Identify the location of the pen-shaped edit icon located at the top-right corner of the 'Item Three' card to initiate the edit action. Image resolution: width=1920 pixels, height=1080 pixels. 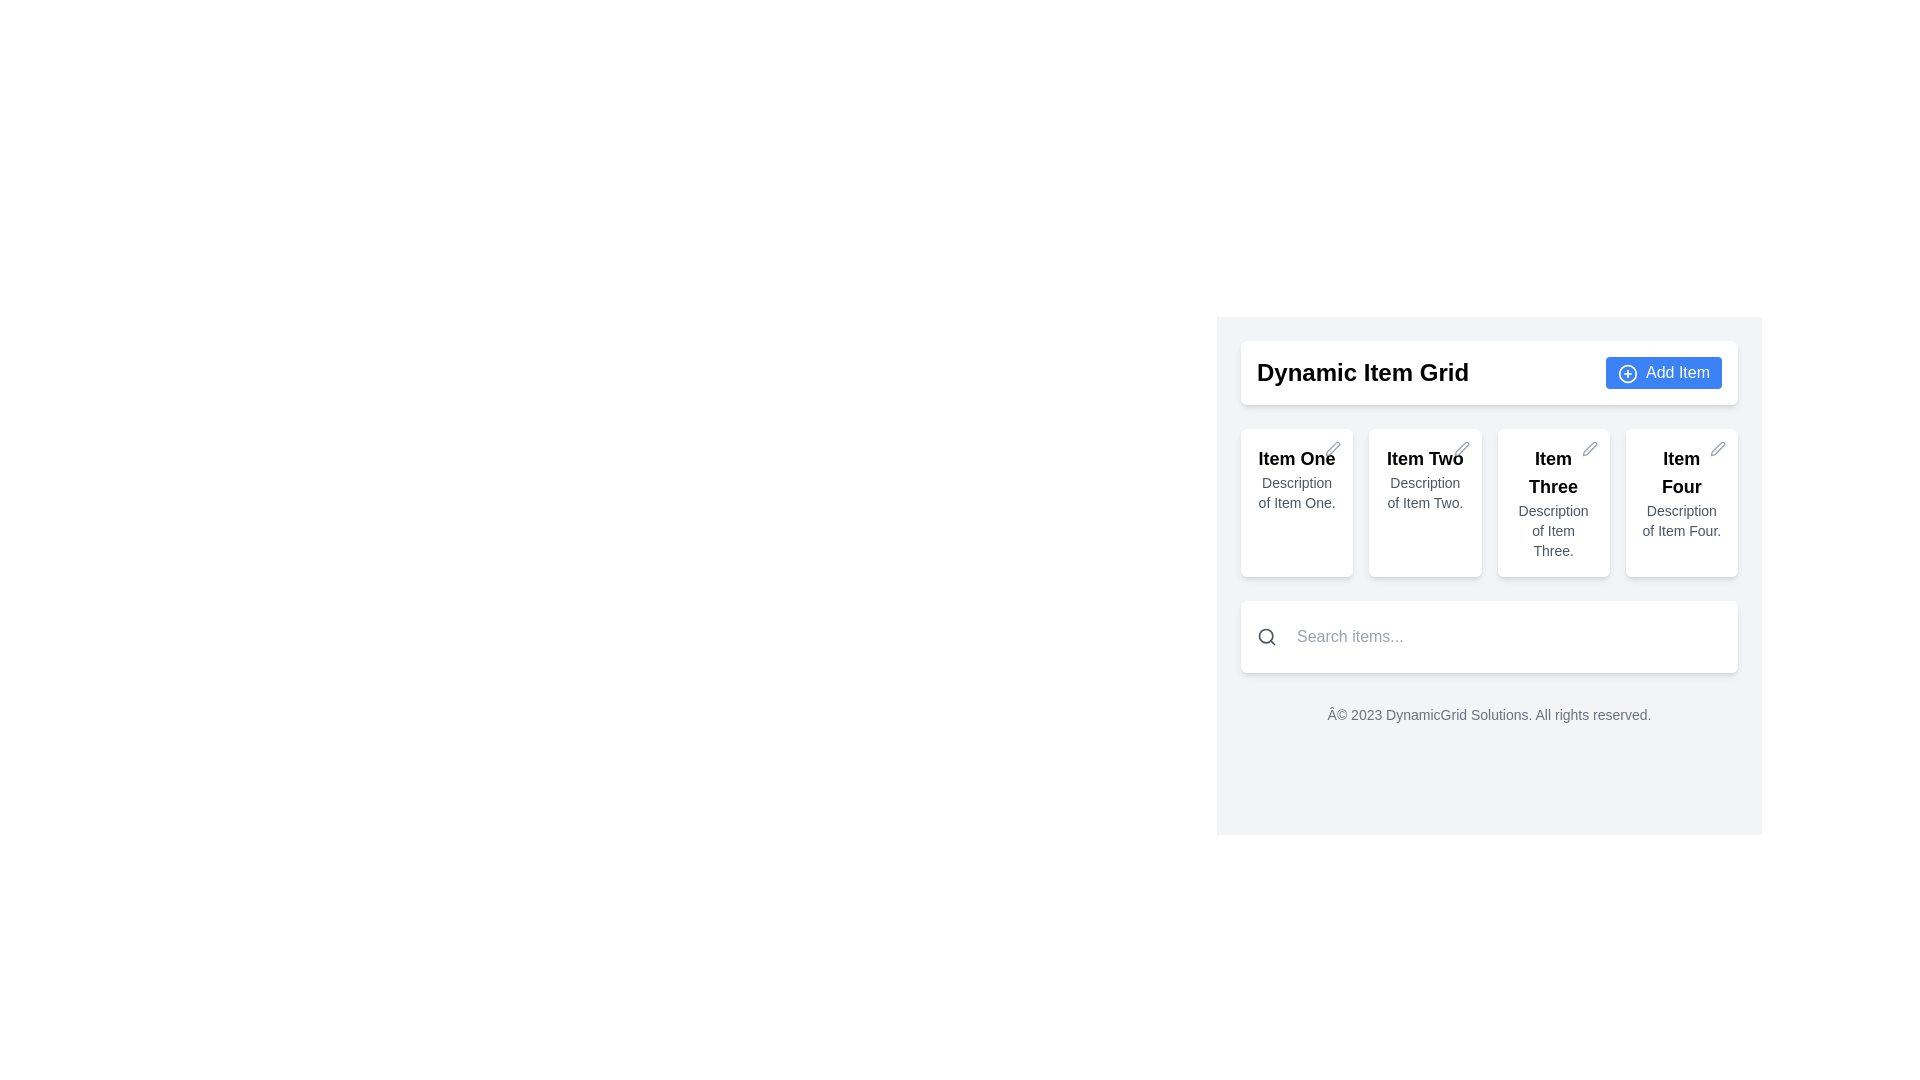
(1588, 447).